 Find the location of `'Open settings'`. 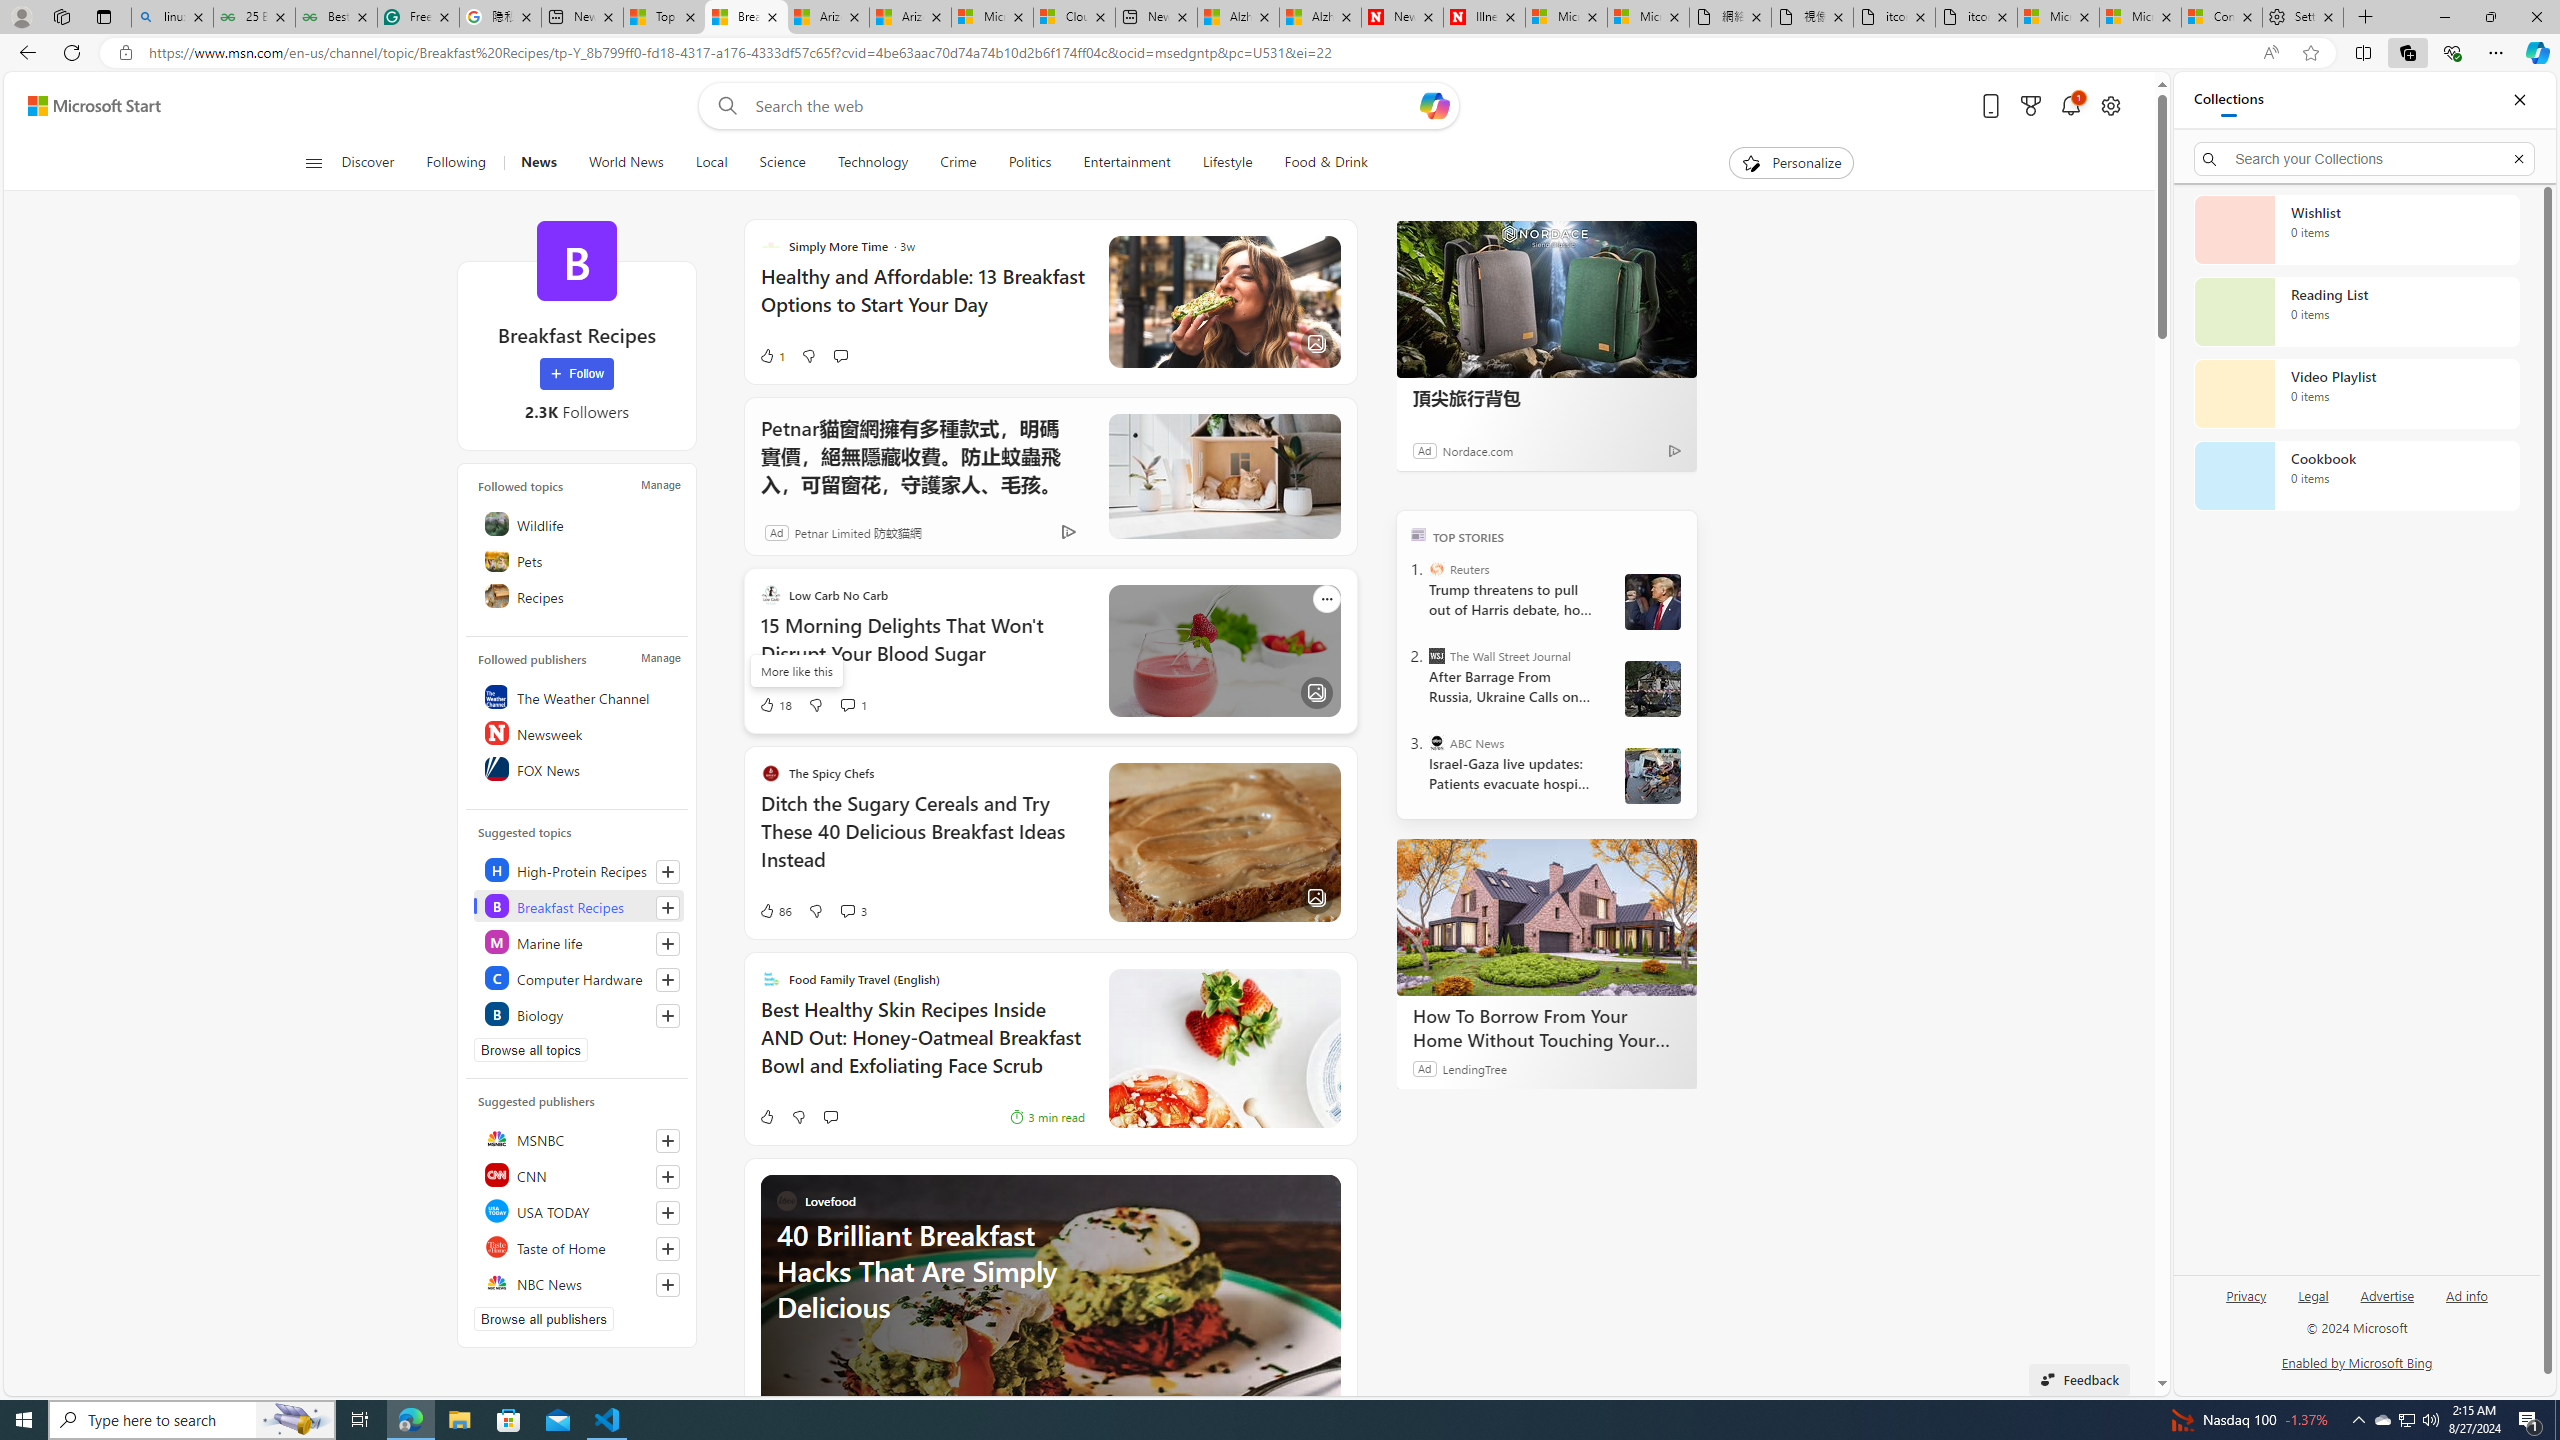

'Open settings' is located at coordinates (2108, 106).